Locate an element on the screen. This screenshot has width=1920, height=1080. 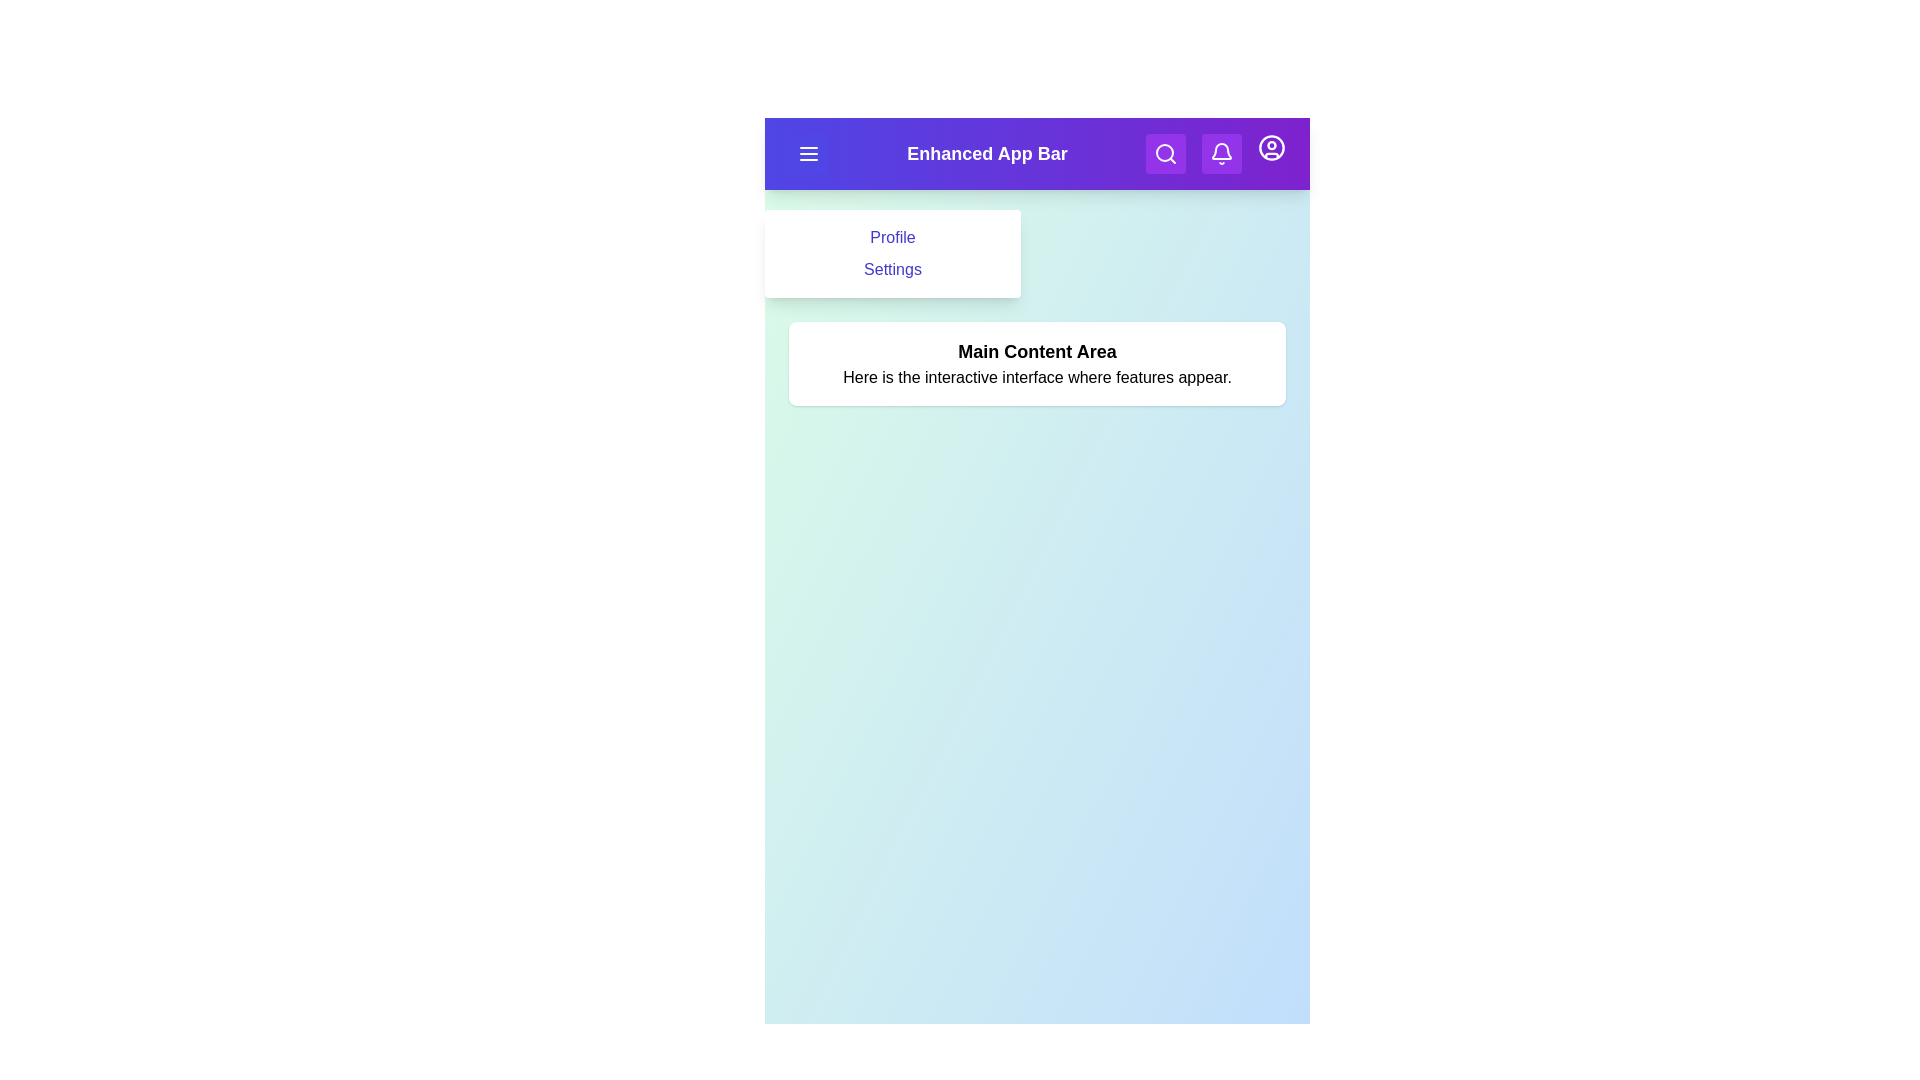
the menu button to open the menu is located at coordinates (809, 153).